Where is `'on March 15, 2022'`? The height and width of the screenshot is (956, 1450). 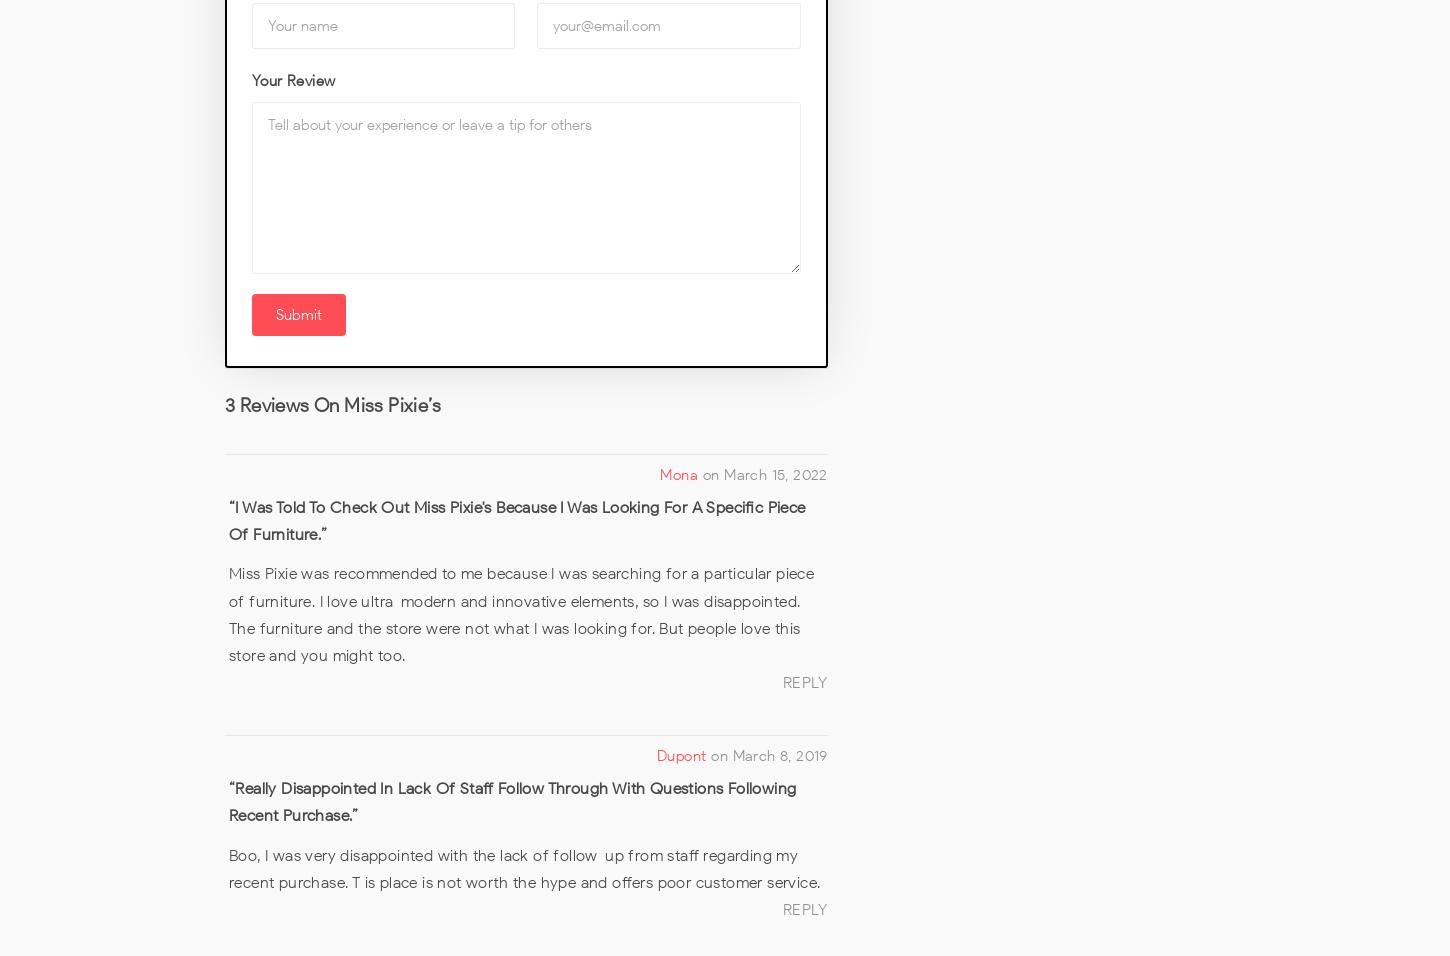
'on March 15, 2022' is located at coordinates (765, 473).